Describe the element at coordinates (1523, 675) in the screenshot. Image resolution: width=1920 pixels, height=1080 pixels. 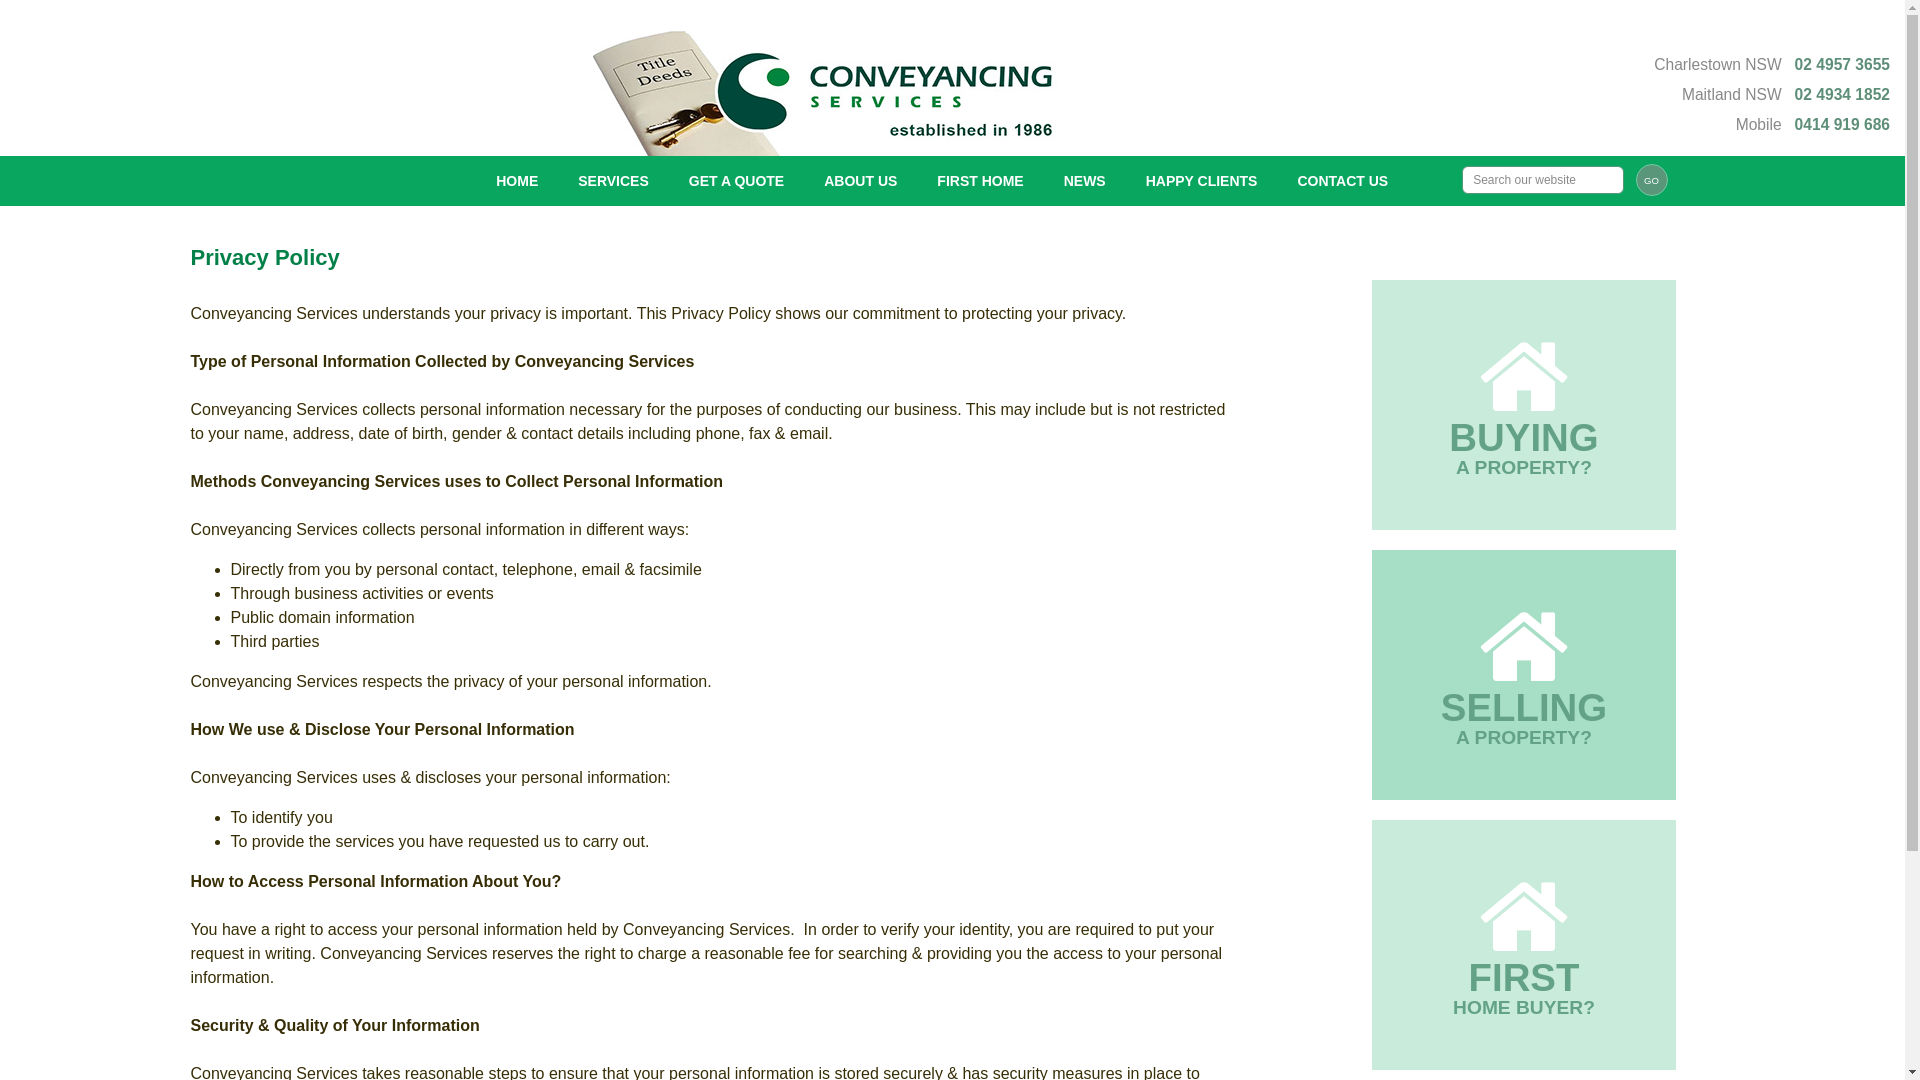
I see `'SELLING` at that location.